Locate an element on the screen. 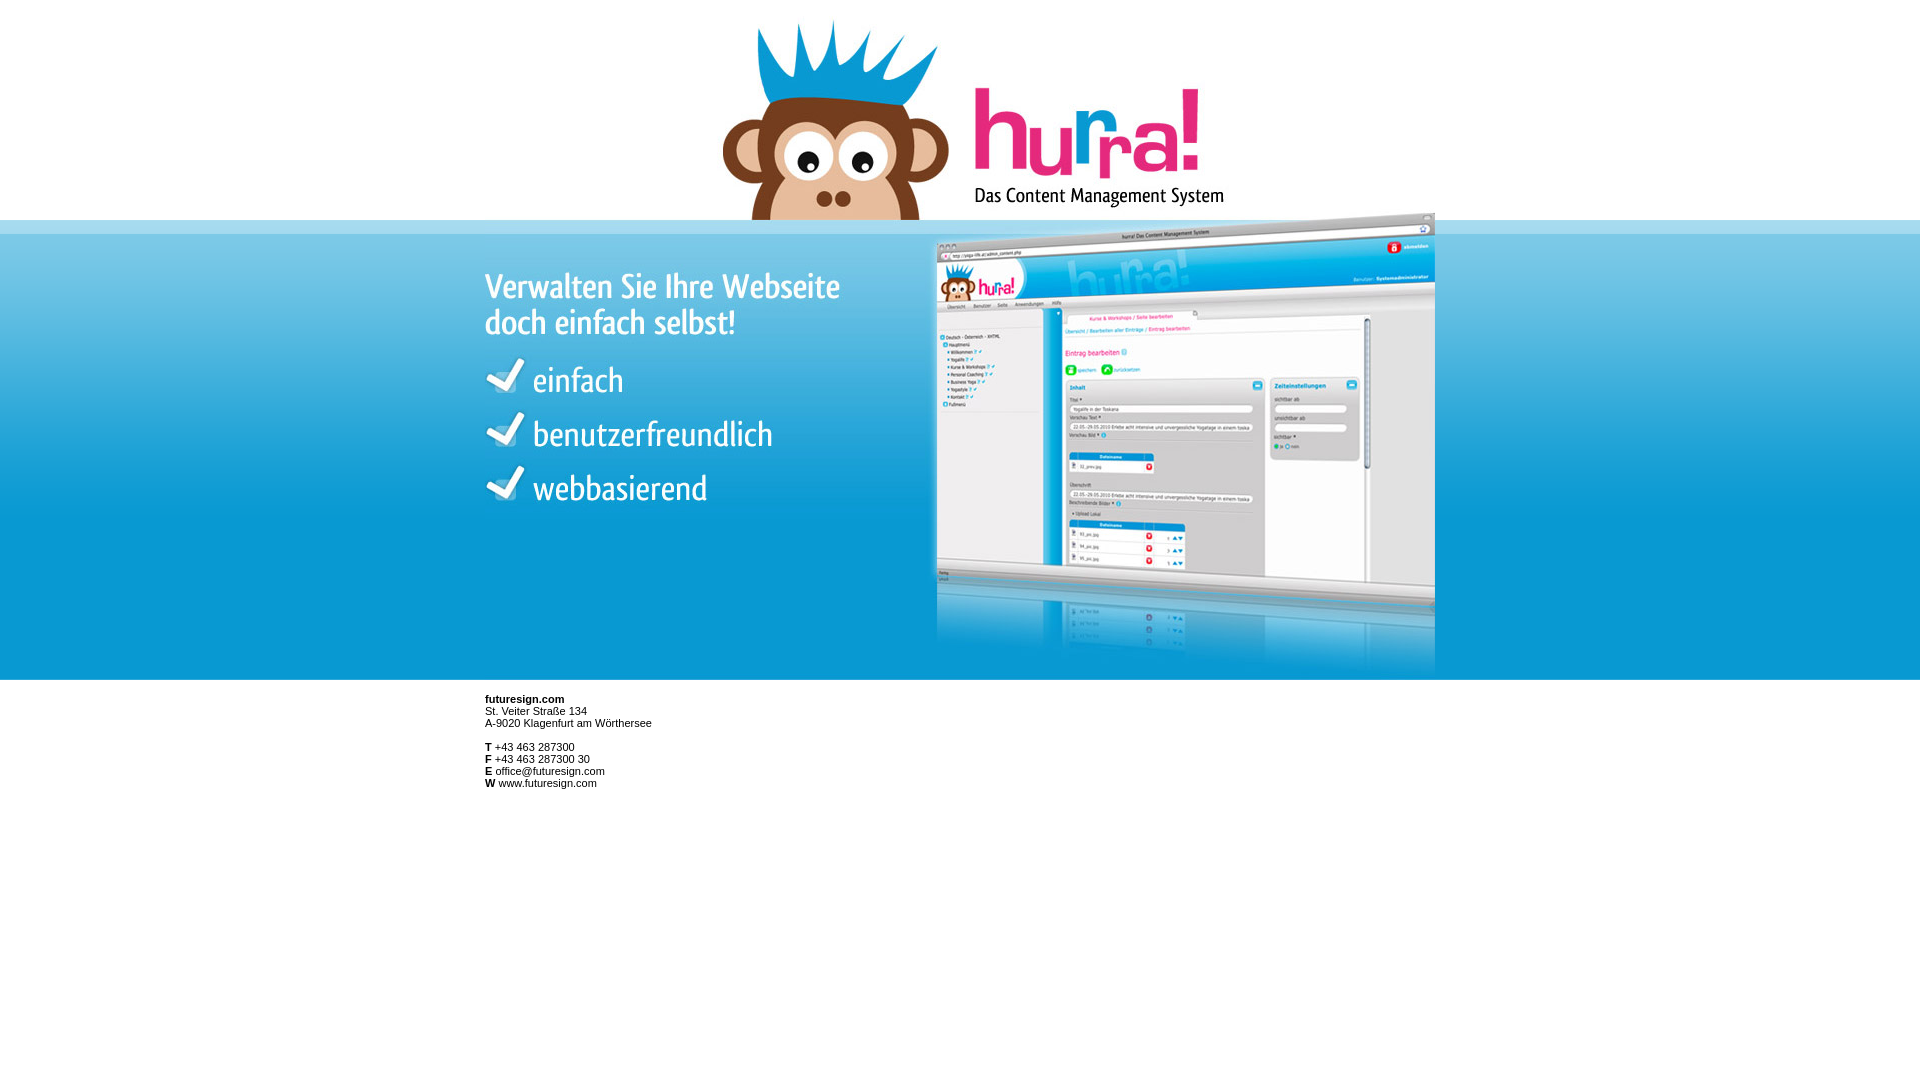 This screenshot has height=1080, width=1920. 'office@futuresign.com' is located at coordinates (549, 770).